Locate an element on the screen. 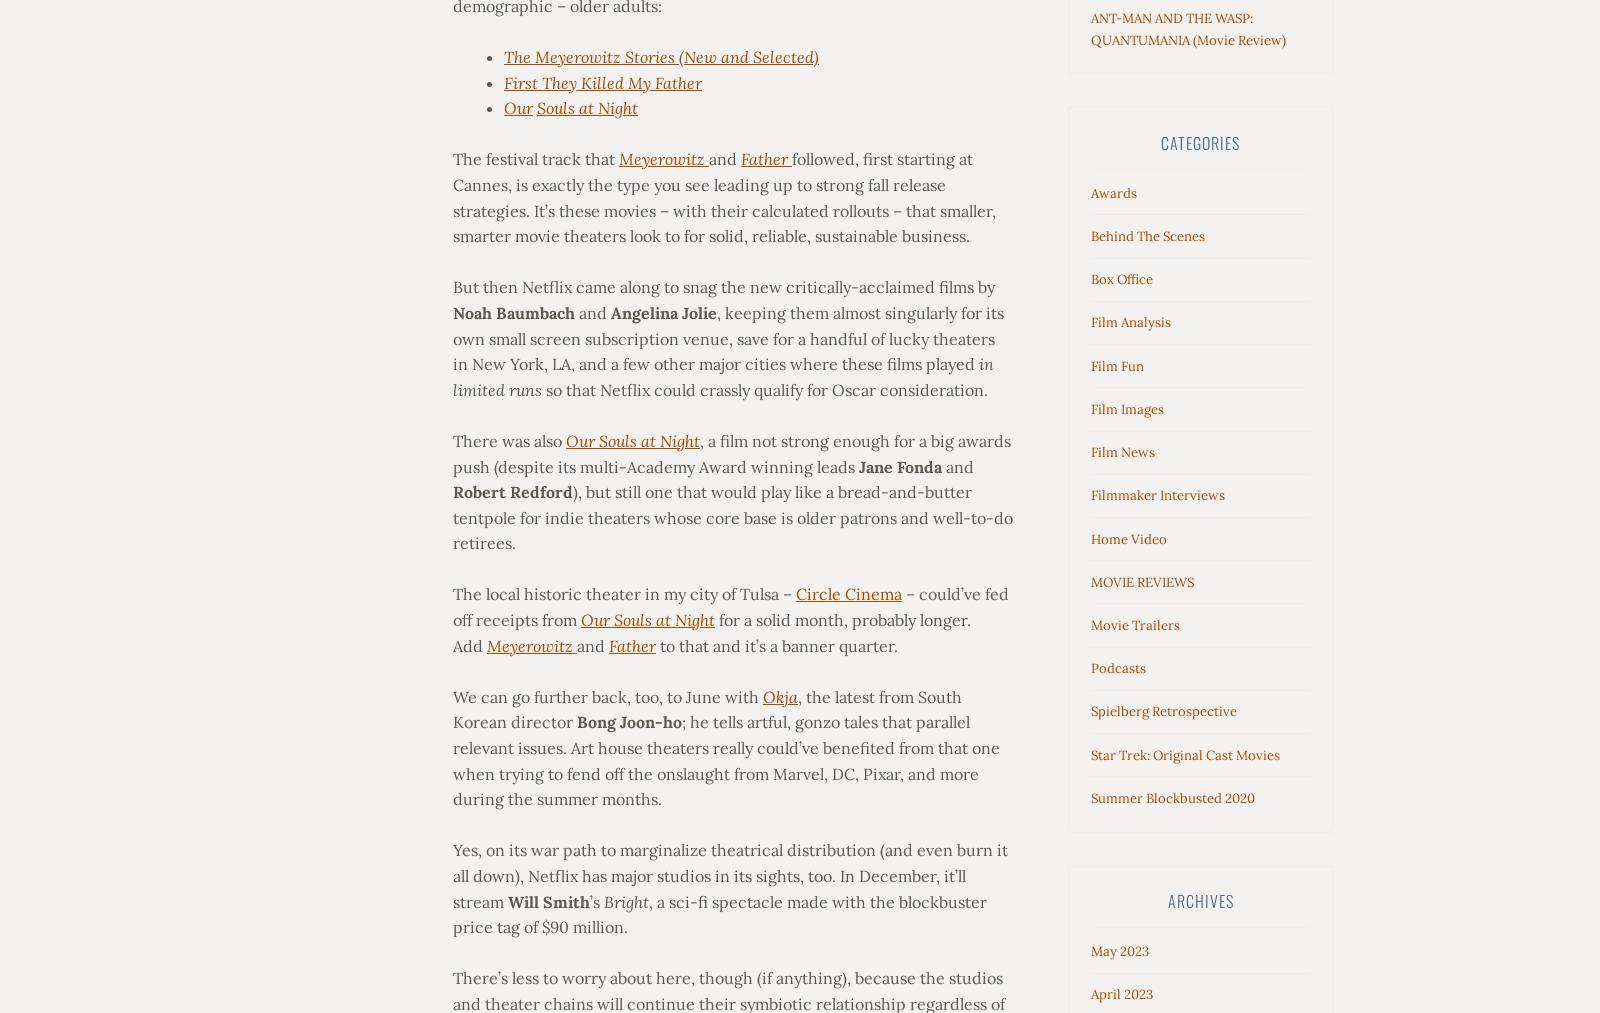 The height and width of the screenshot is (1013, 1600). 'Movie Trailers' is located at coordinates (1091, 623).